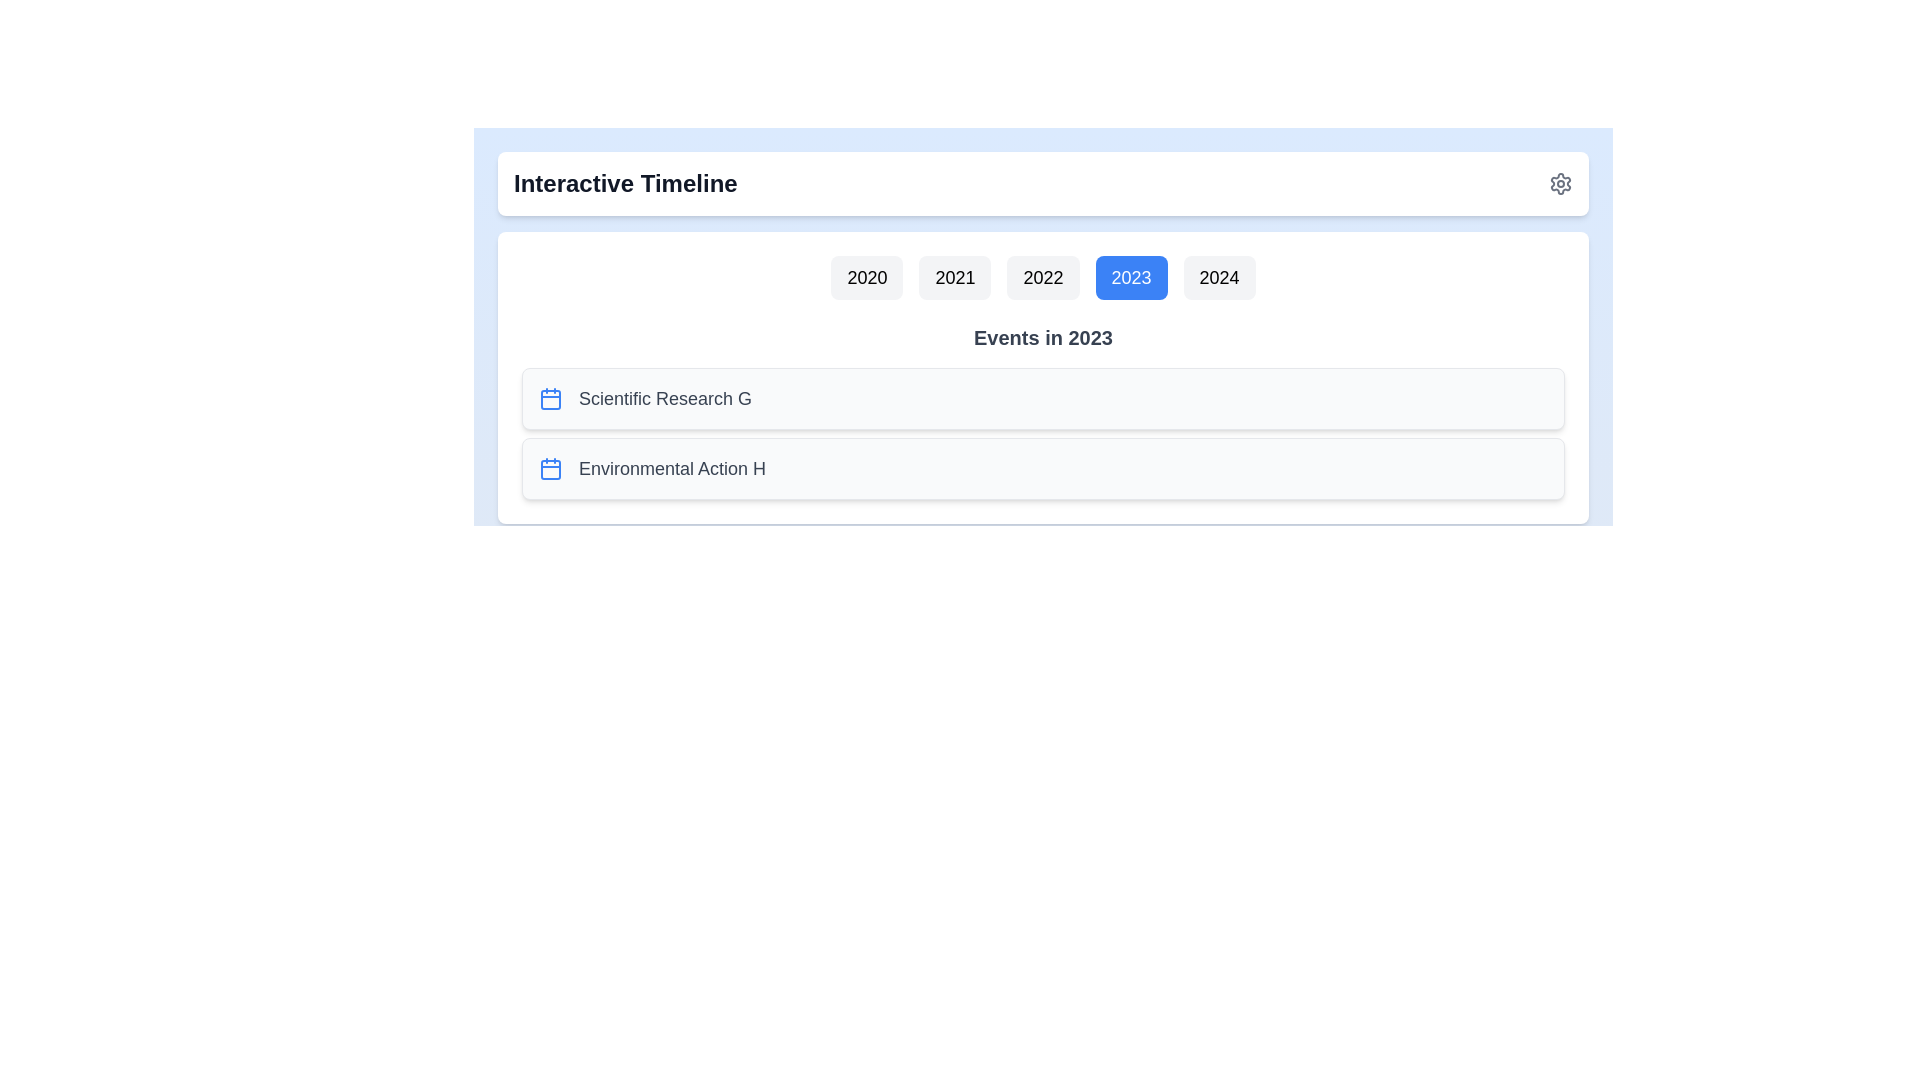 The image size is (1920, 1080). Describe the element at coordinates (1131, 277) in the screenshot. I see `the year button labeled 2023 to select it` at that location.